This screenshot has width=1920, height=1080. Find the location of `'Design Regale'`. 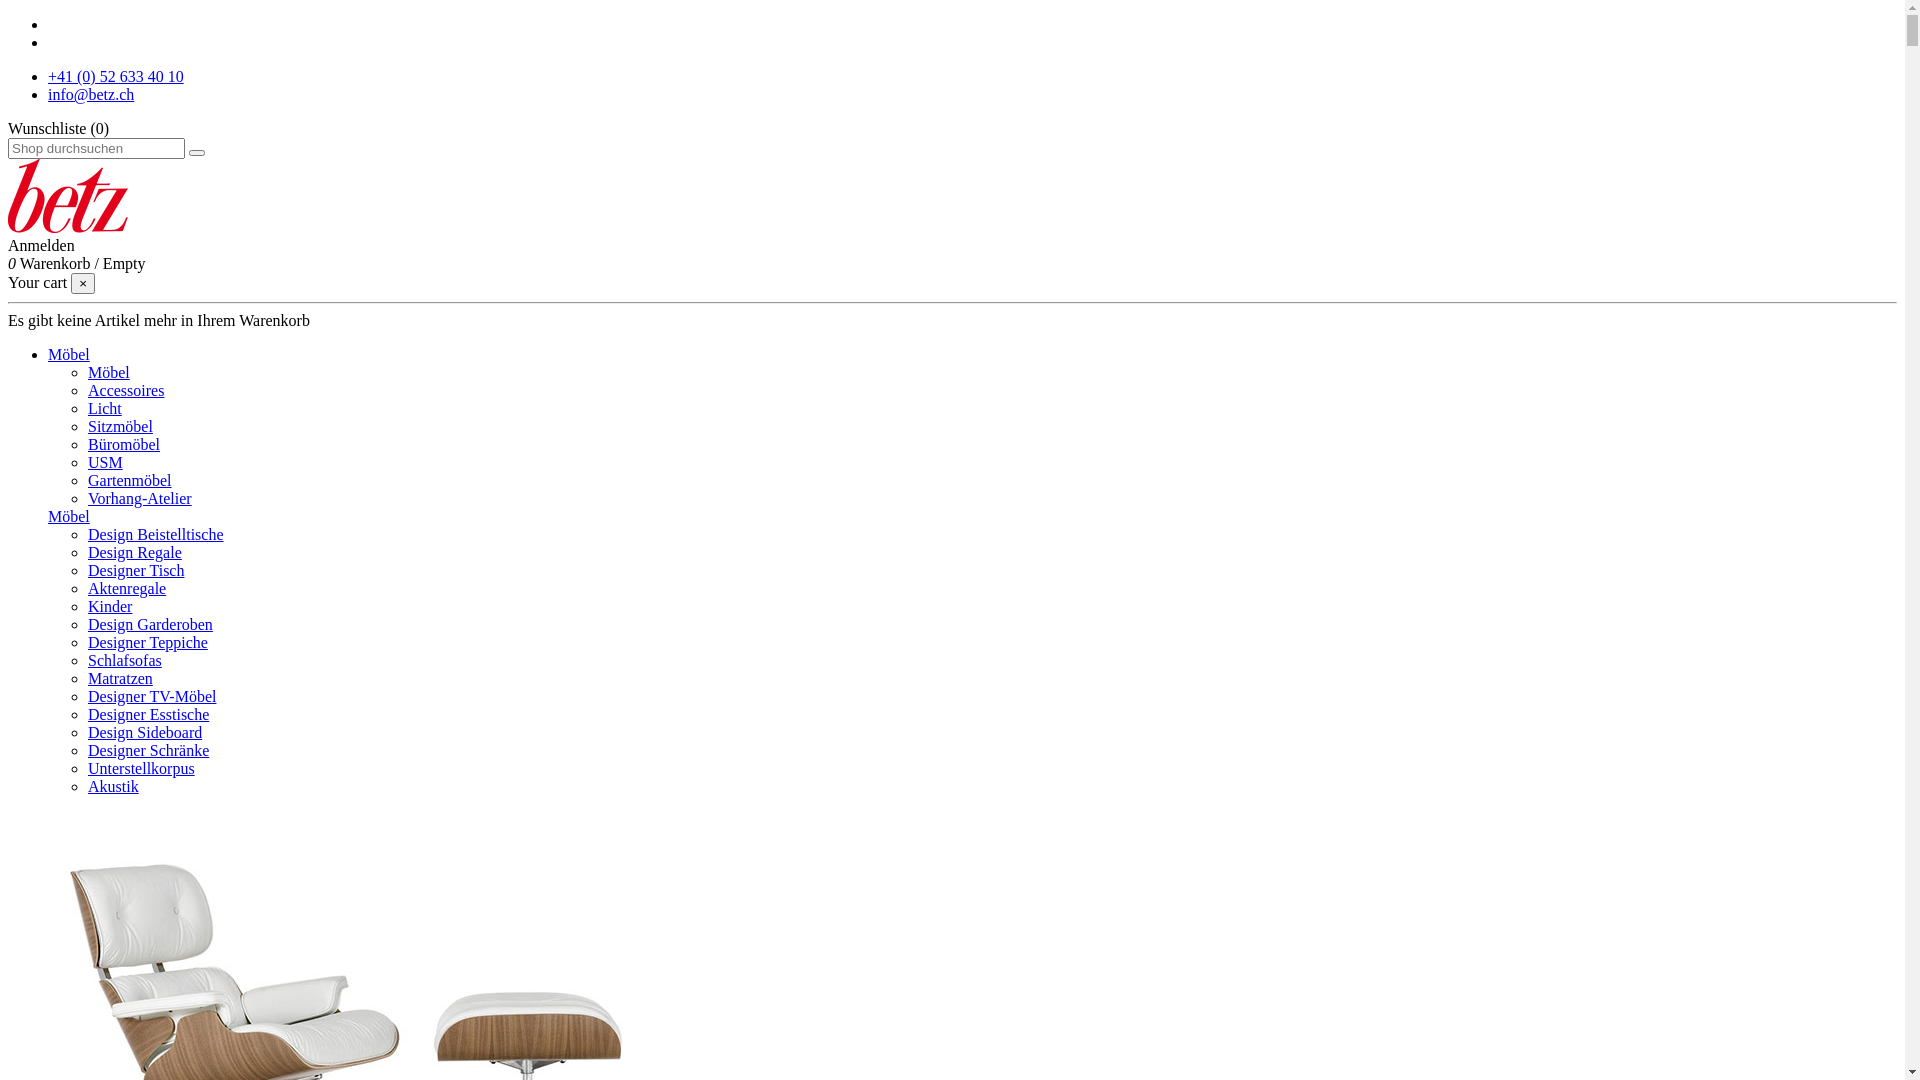

'Design Regale' is located at coordinates (133, 552).